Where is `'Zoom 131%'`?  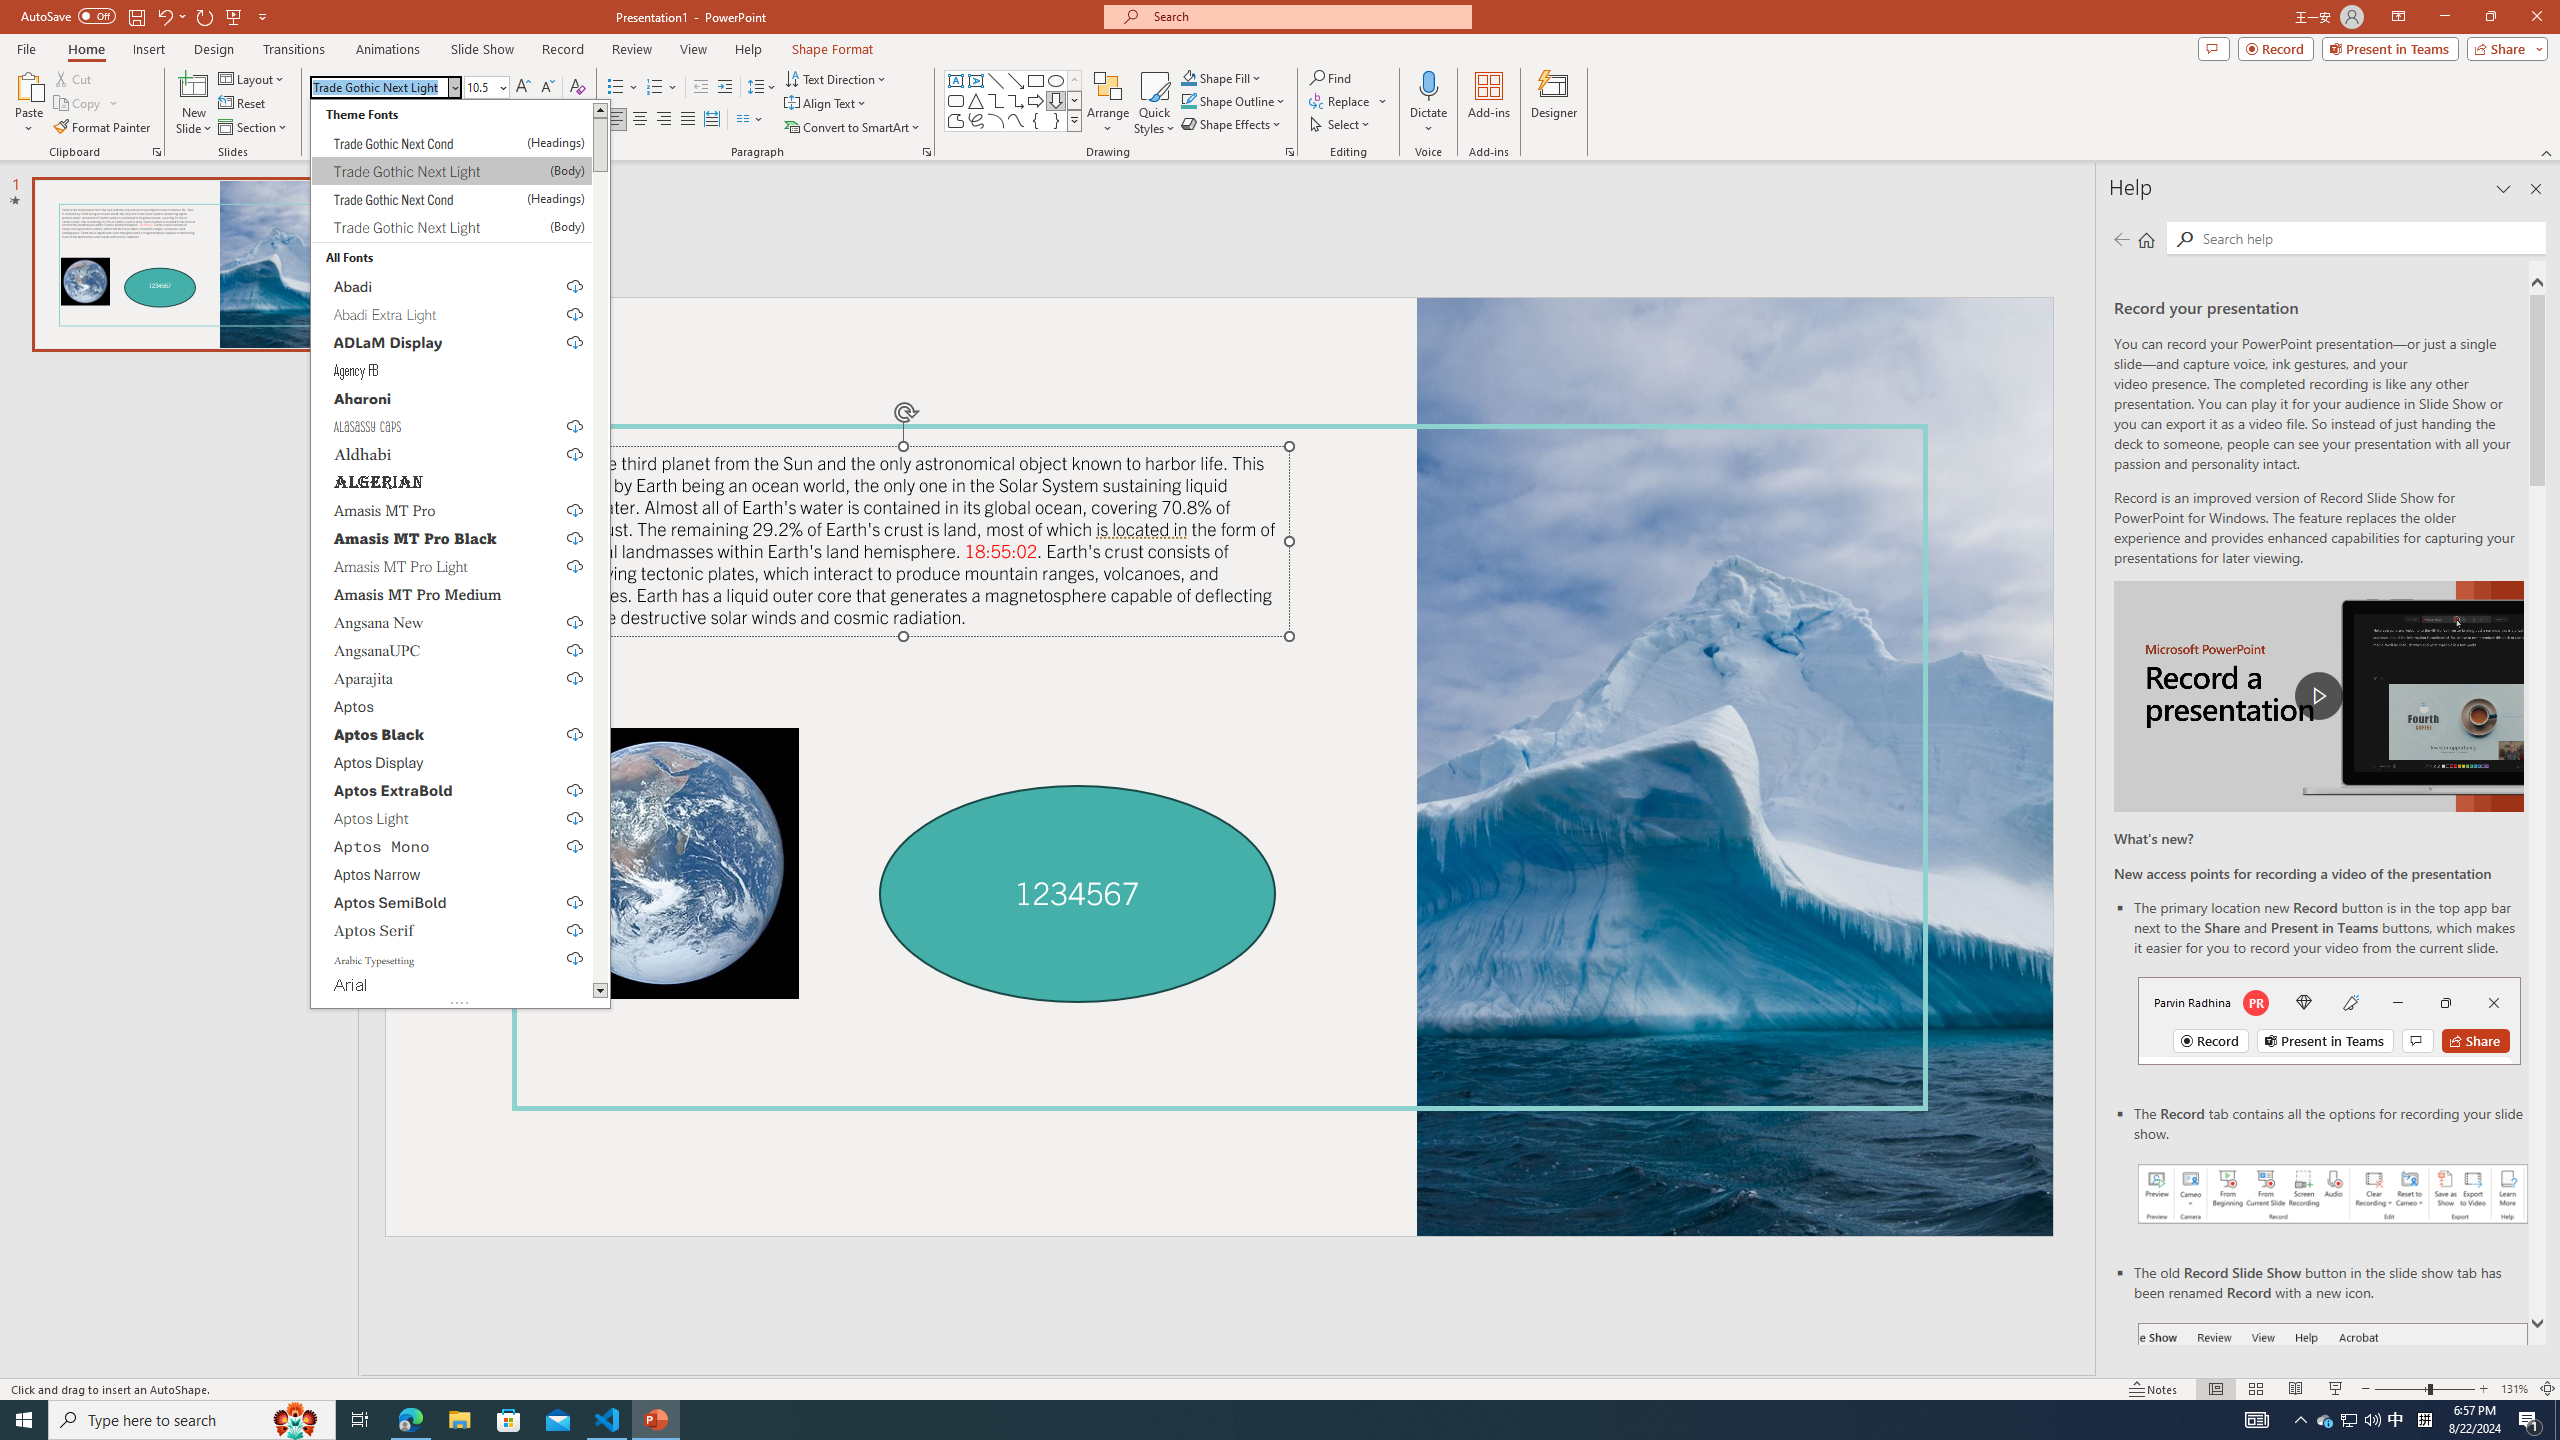
'Zoom 131%' is located at coordinates (2515, 1389).